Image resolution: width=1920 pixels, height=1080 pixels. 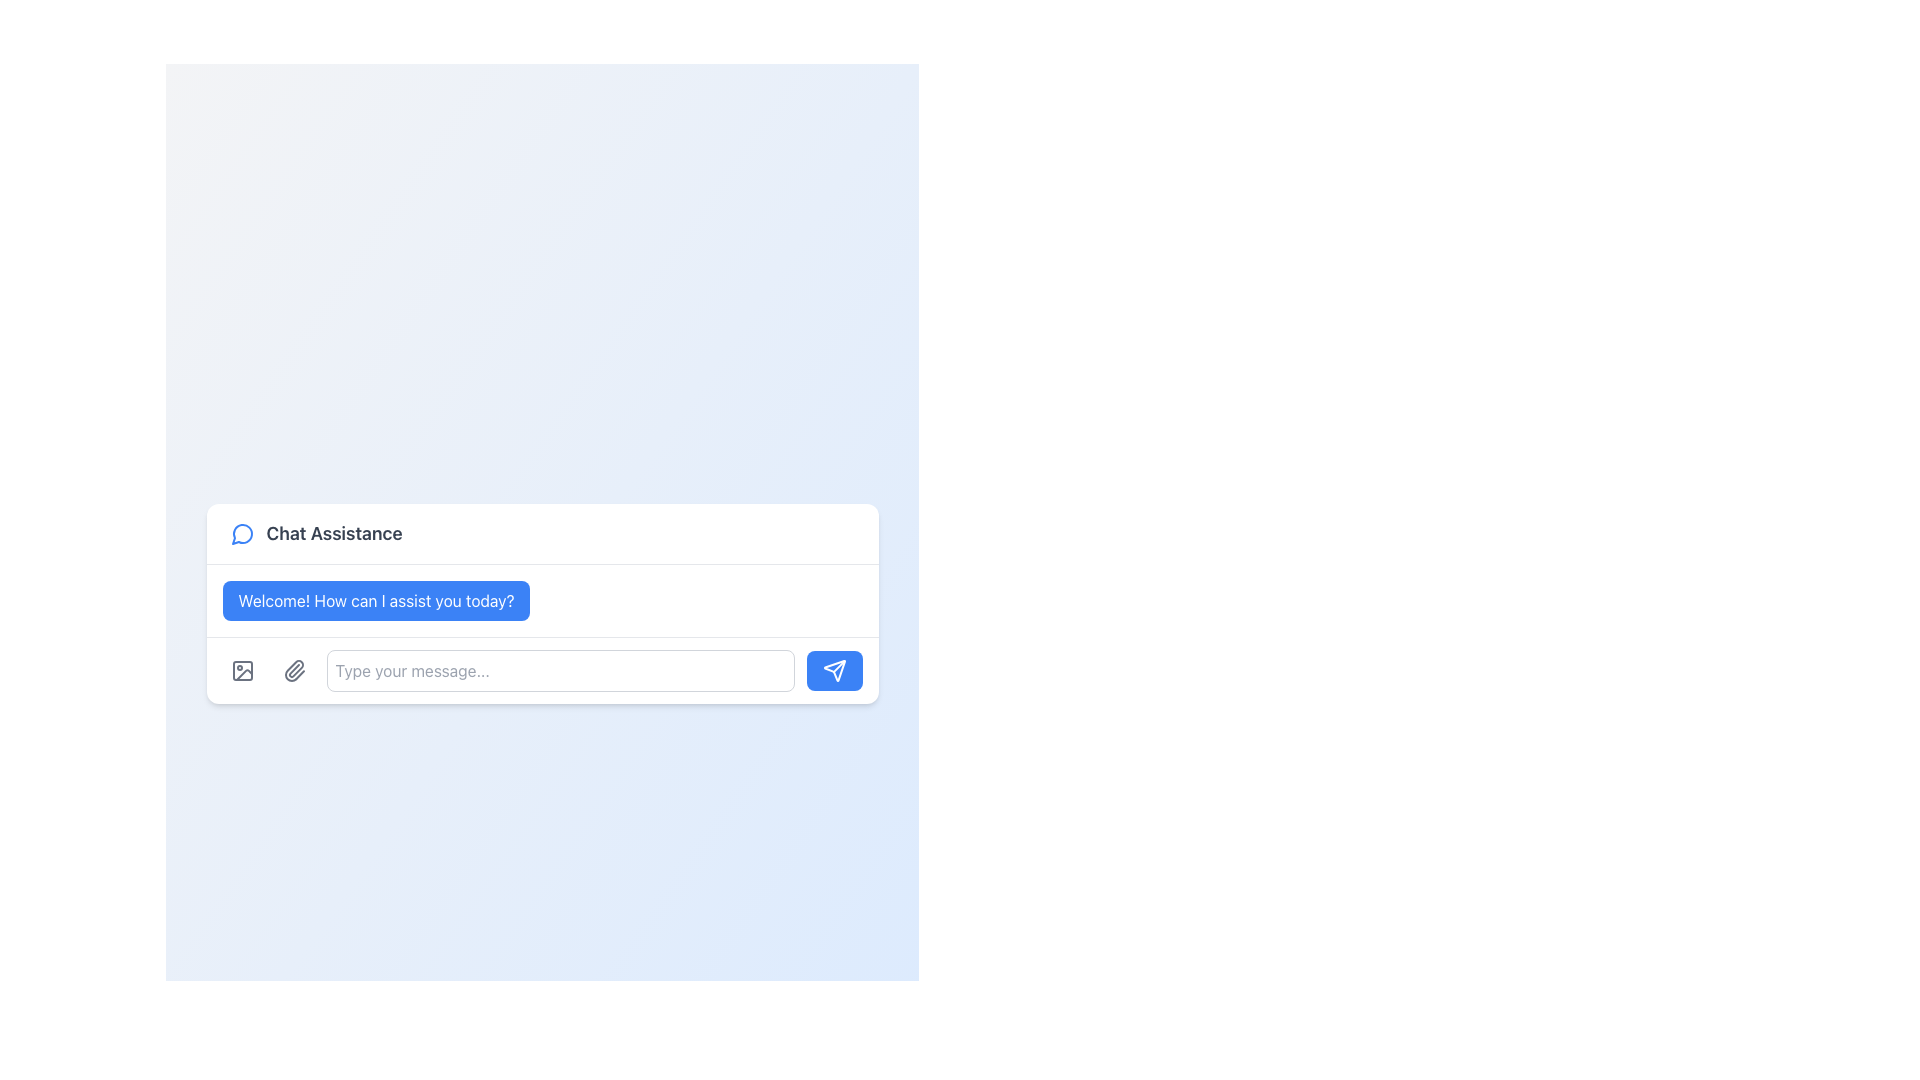 I want to click on the Interactive Button with Icon that allows users to attach files or documents, indicated by the paperclip icon, so click(x=293, y=671).